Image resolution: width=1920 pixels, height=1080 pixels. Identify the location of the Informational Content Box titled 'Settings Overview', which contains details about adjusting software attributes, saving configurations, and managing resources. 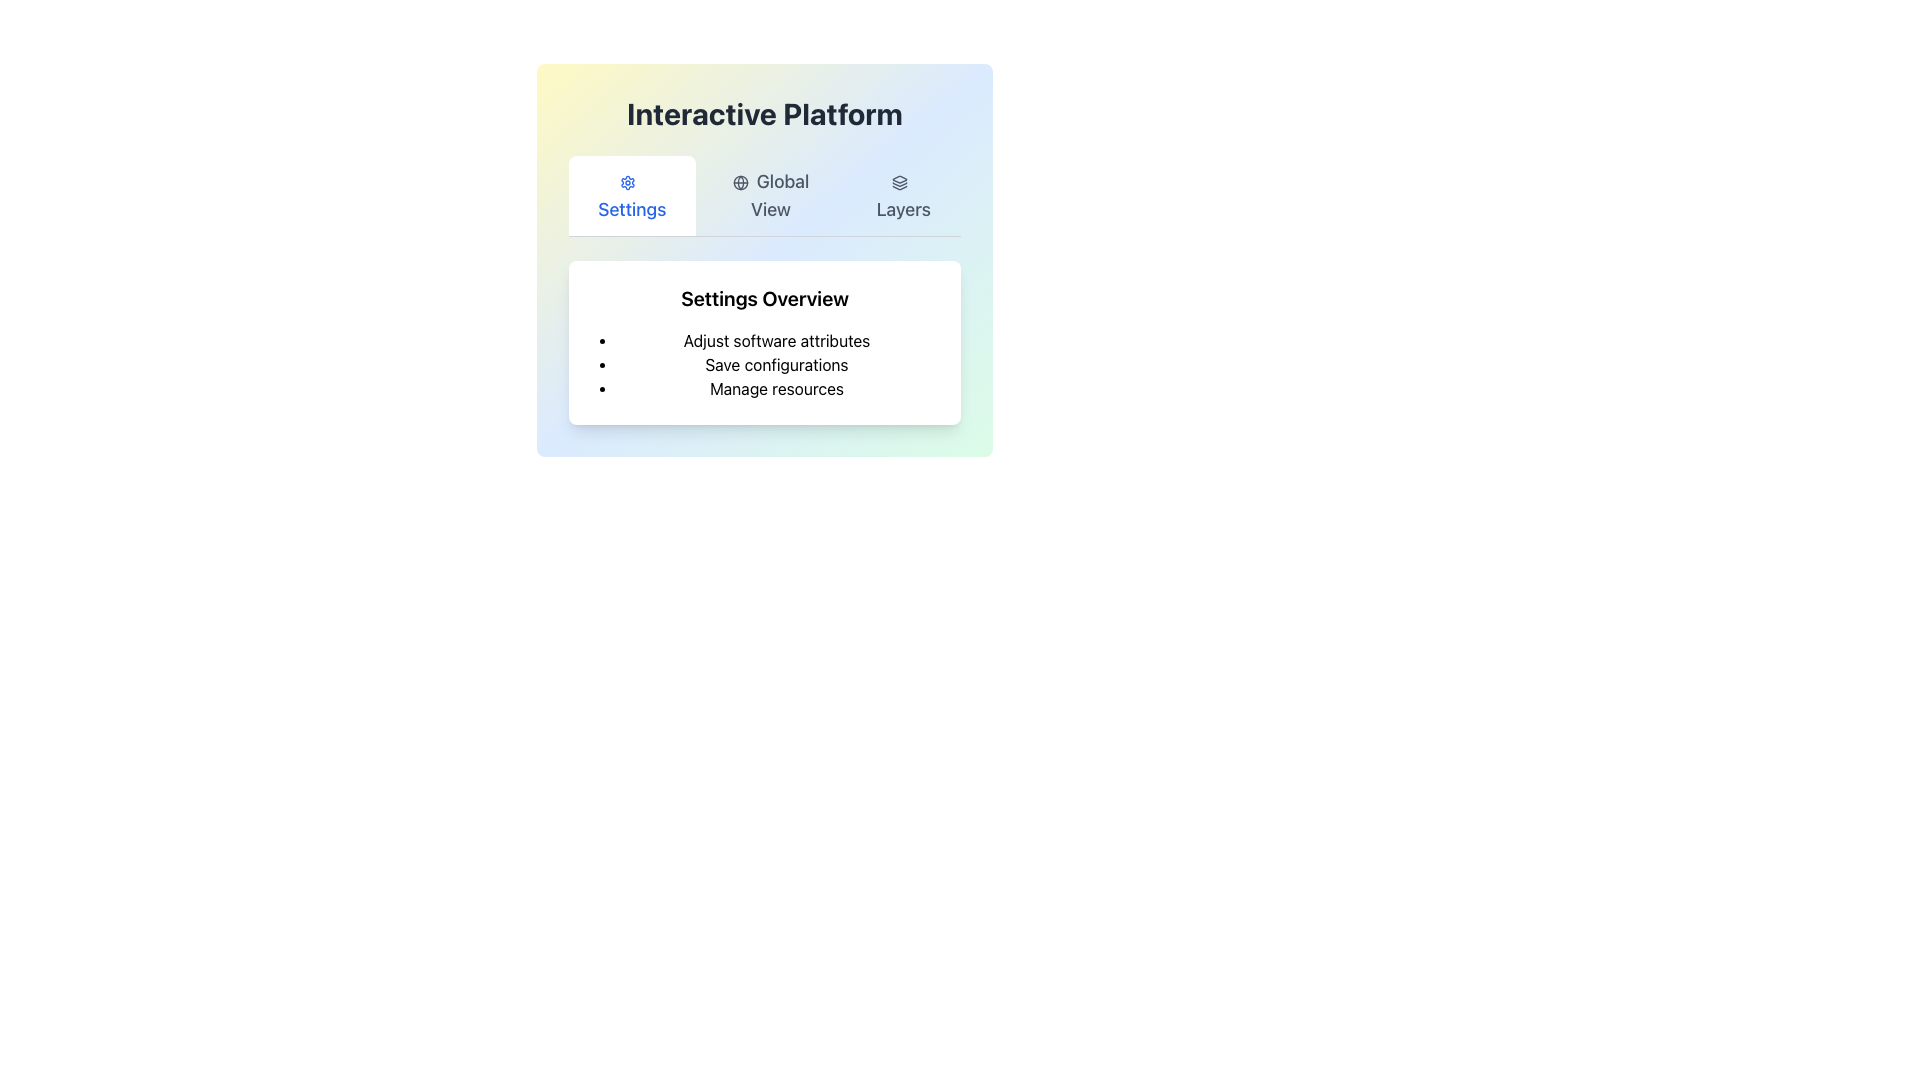
(763, 309).